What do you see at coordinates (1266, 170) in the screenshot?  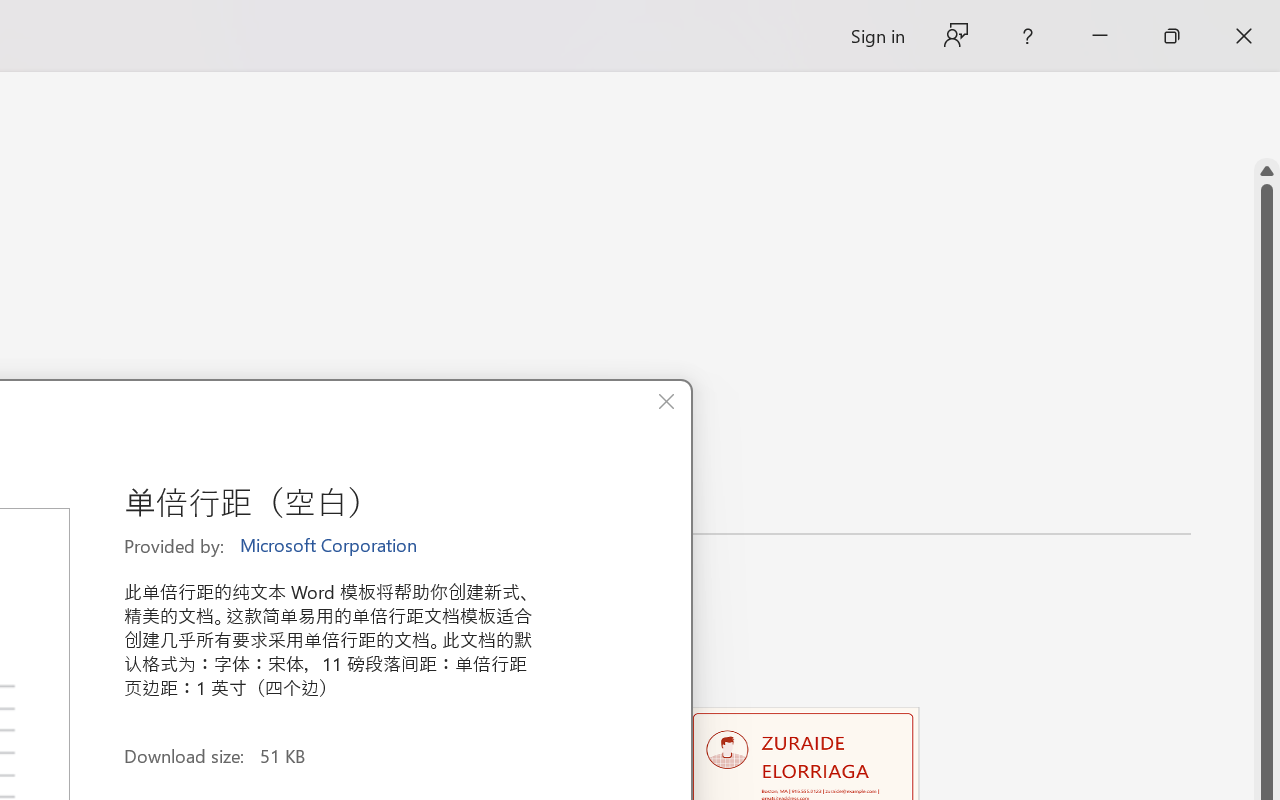 I see `'Line up'` at bounding box center [1266, 170].